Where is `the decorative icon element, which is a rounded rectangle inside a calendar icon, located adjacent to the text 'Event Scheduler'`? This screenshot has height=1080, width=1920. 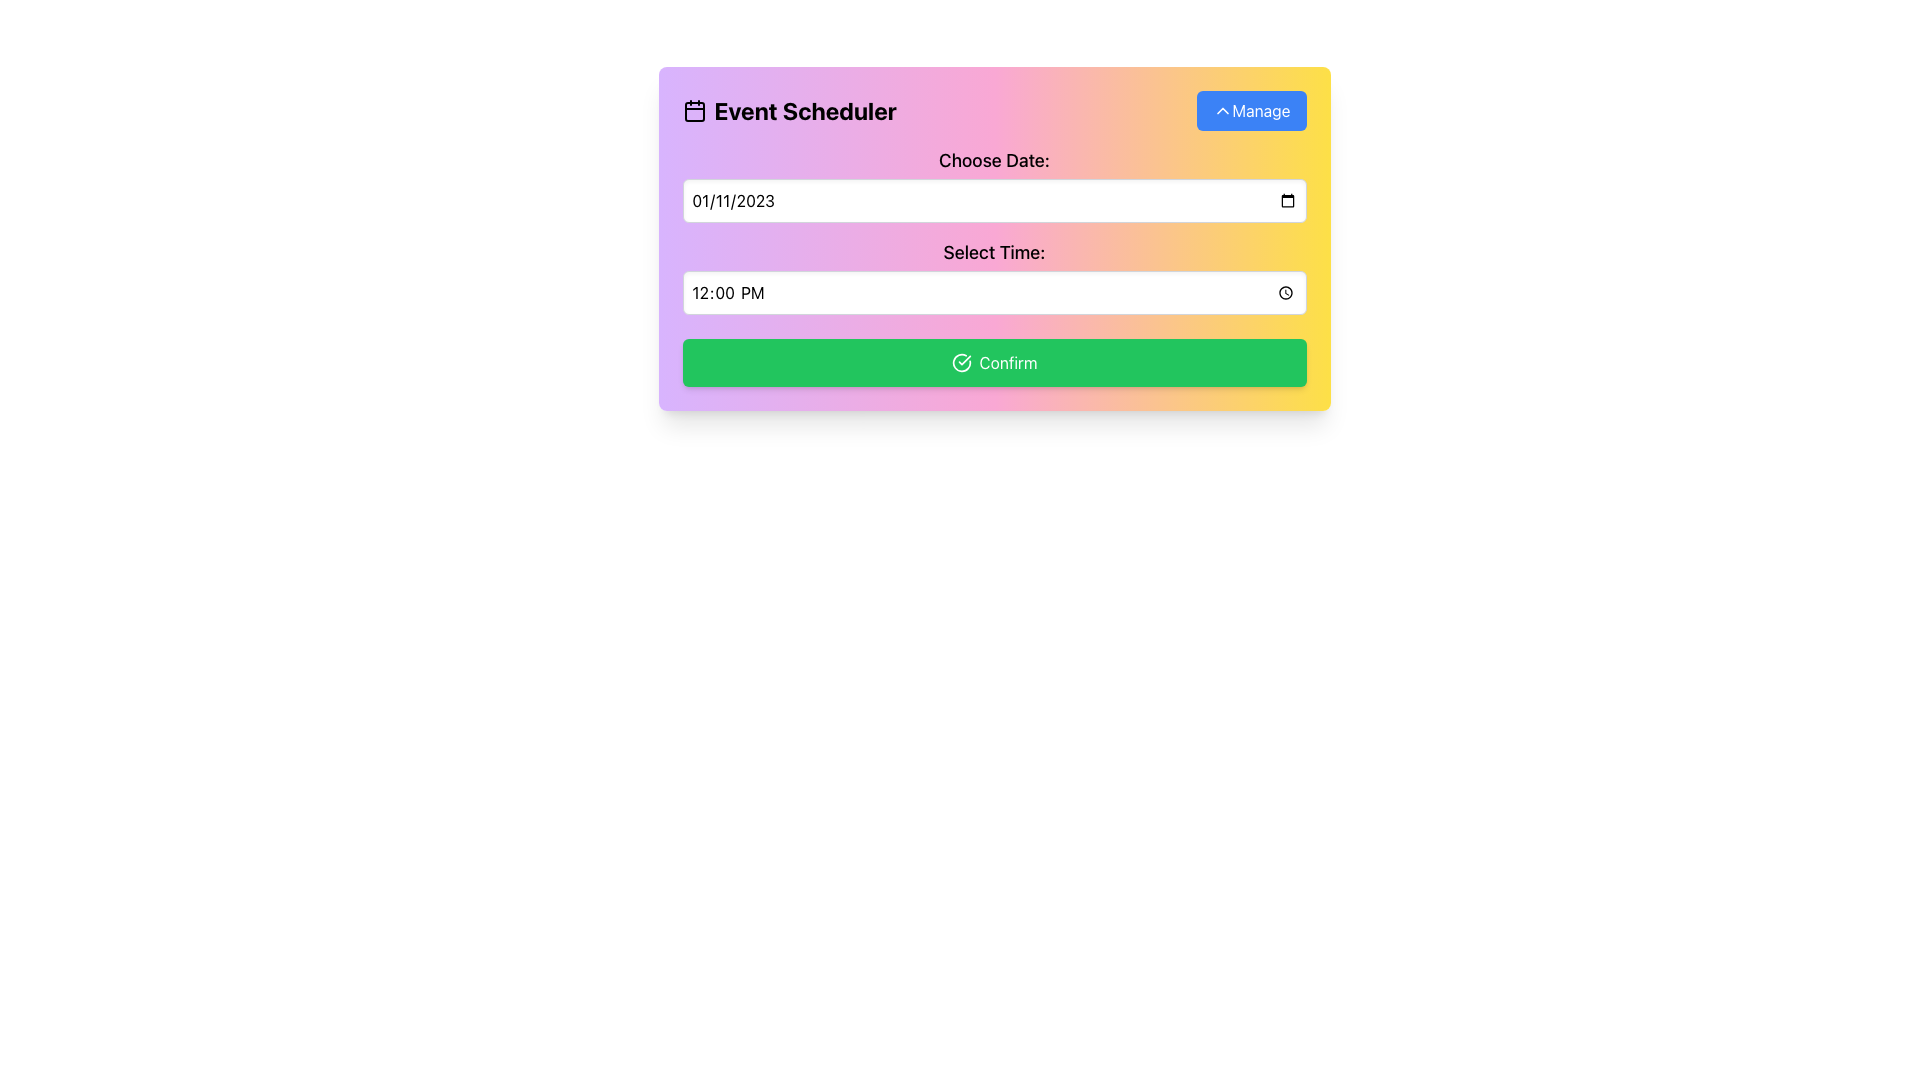
the decorative icon element, which is a rounded rectangle inside a calendar icon, located adjacent to the text 'Event Scheduler' is located at coordinates (694, 111).